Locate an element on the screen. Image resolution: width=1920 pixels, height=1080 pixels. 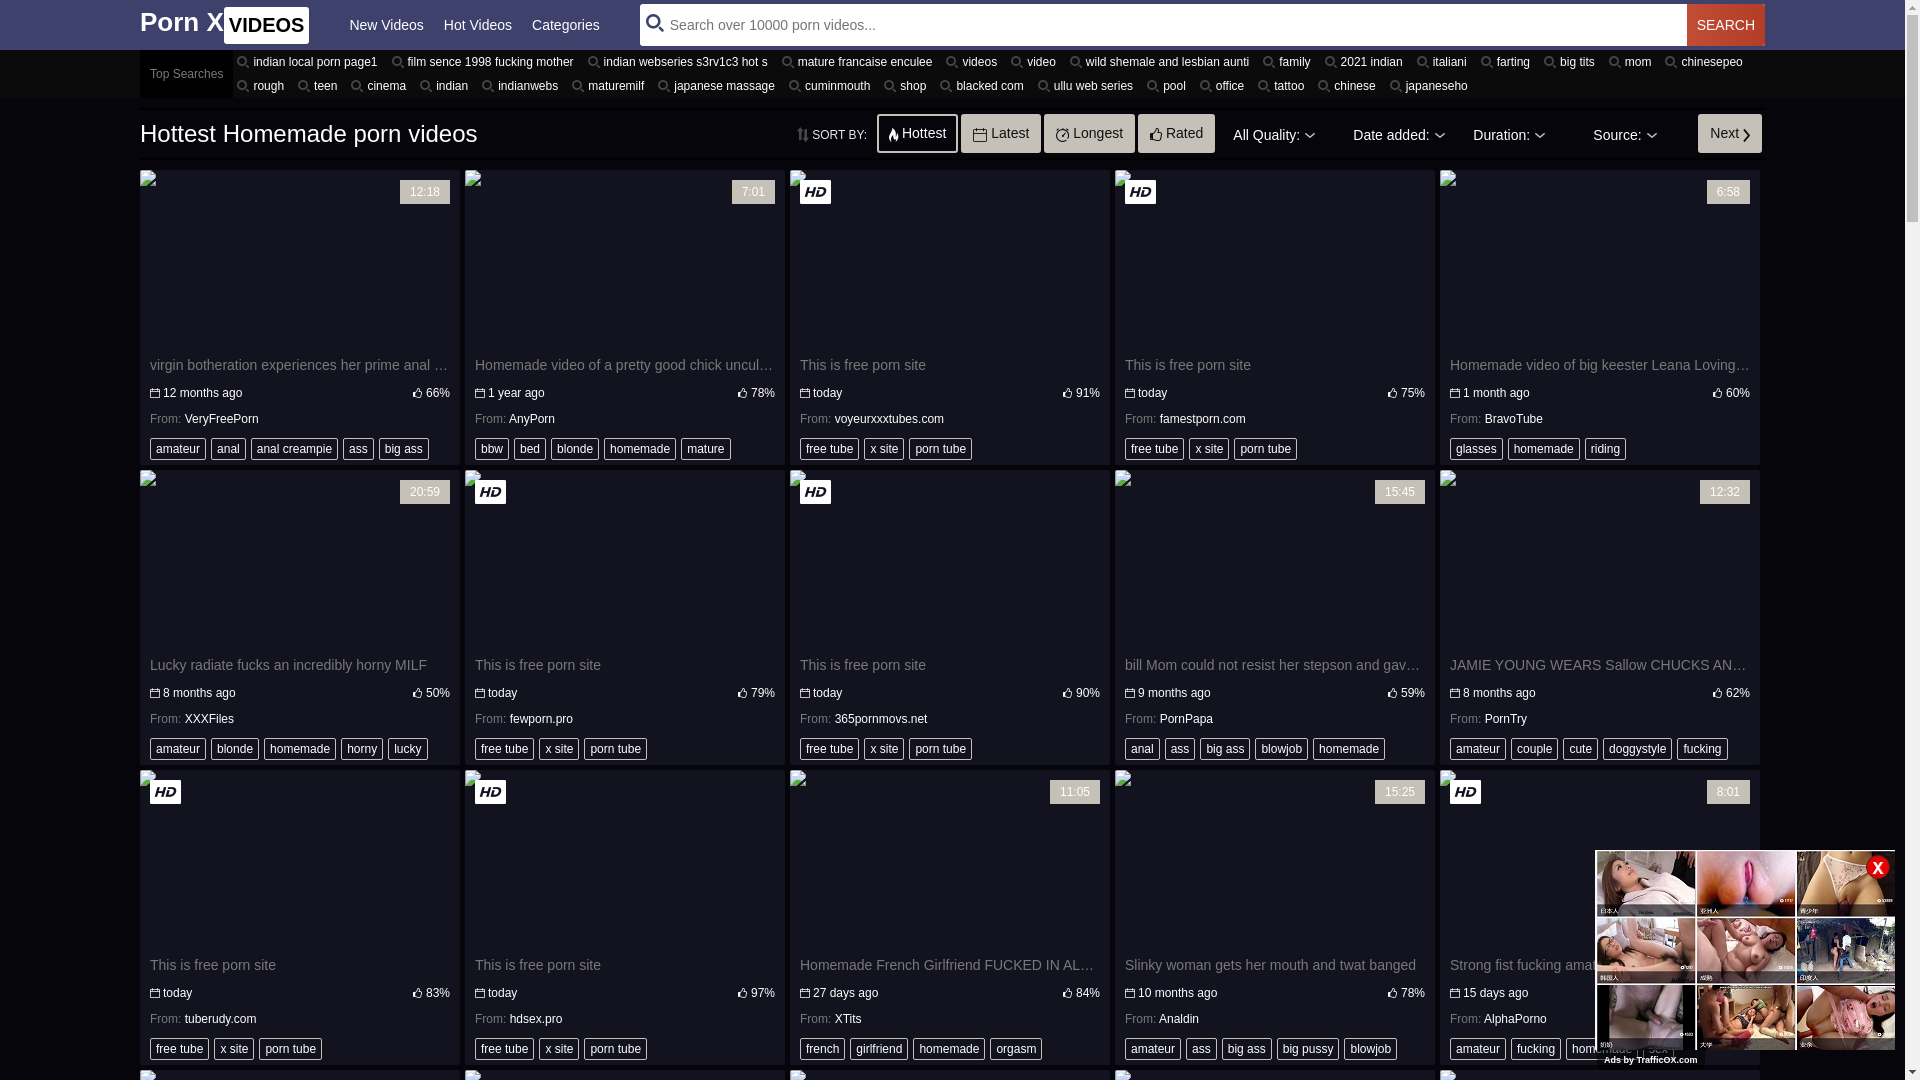
'fucking' is located at coordinates (1535, 1048).